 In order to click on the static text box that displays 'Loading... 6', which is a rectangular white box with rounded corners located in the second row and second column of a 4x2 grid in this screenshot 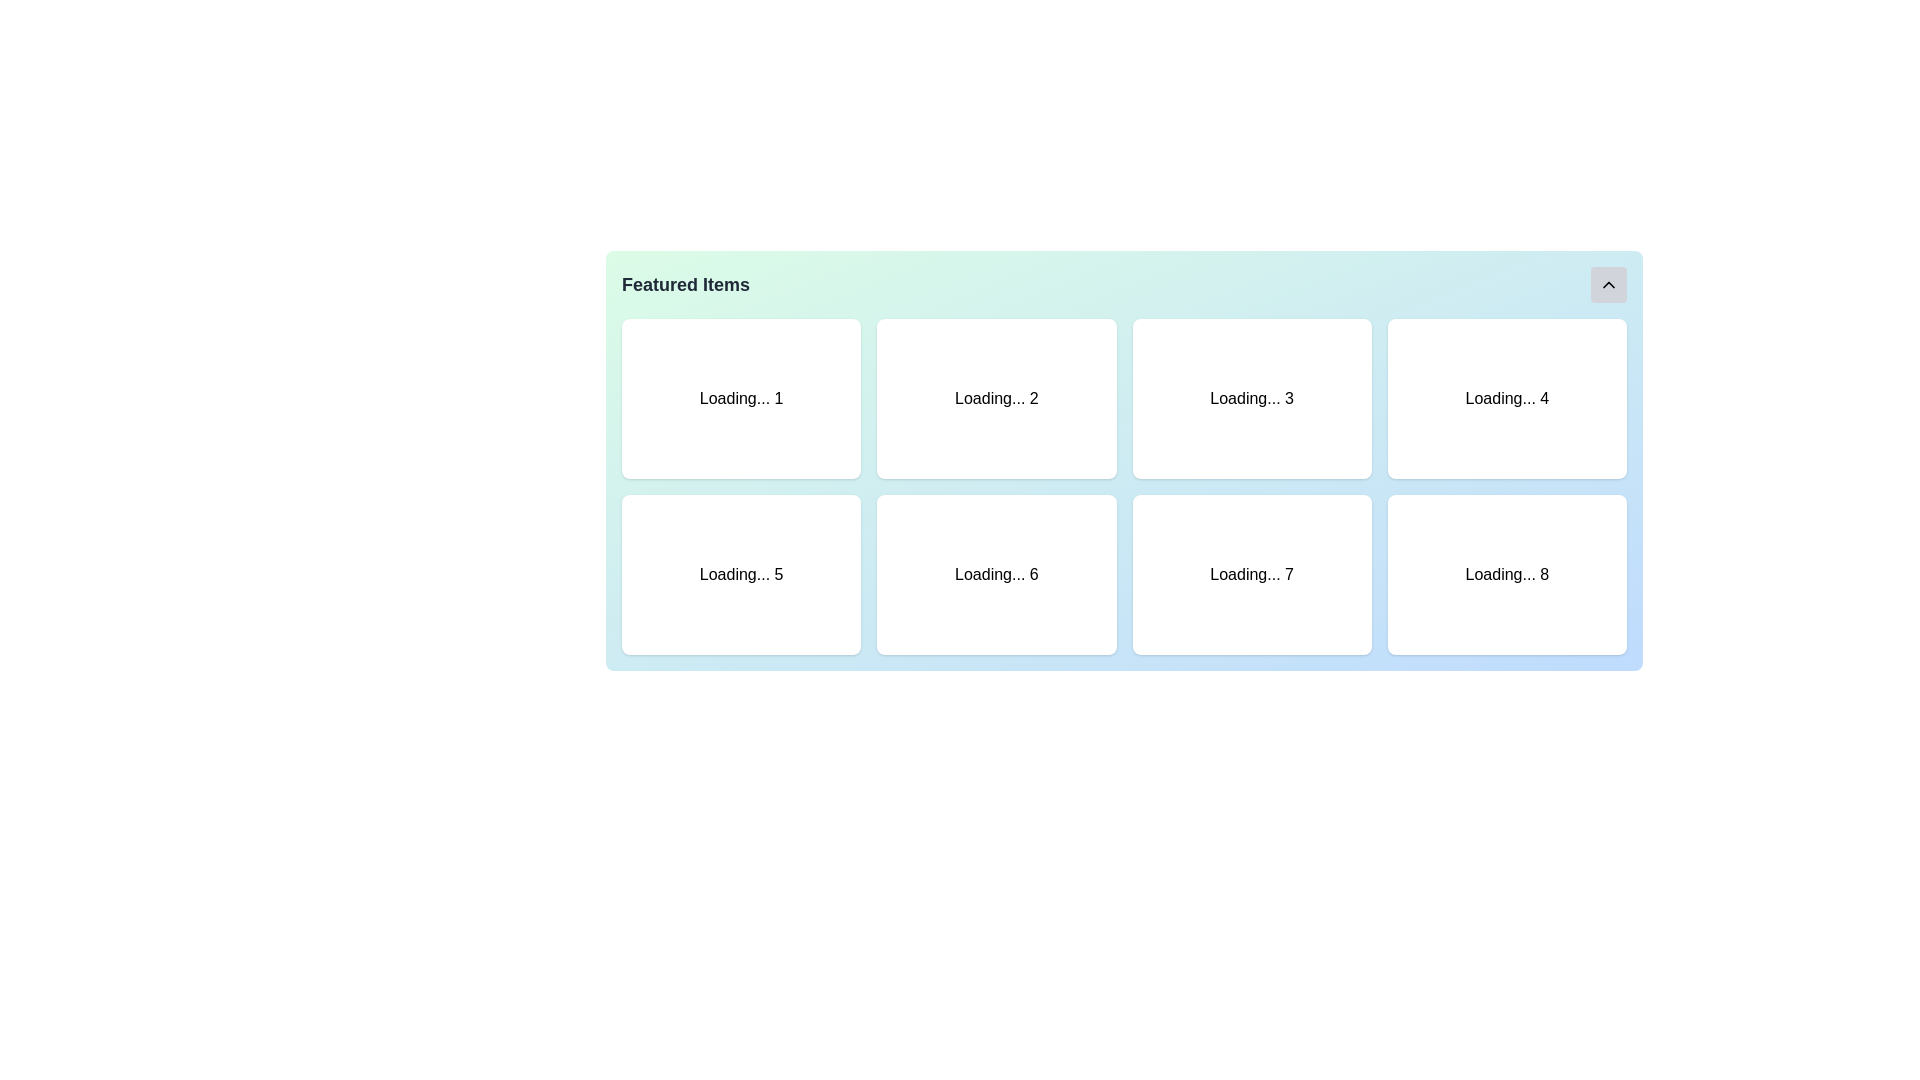, I will do `click(996, 574)`.